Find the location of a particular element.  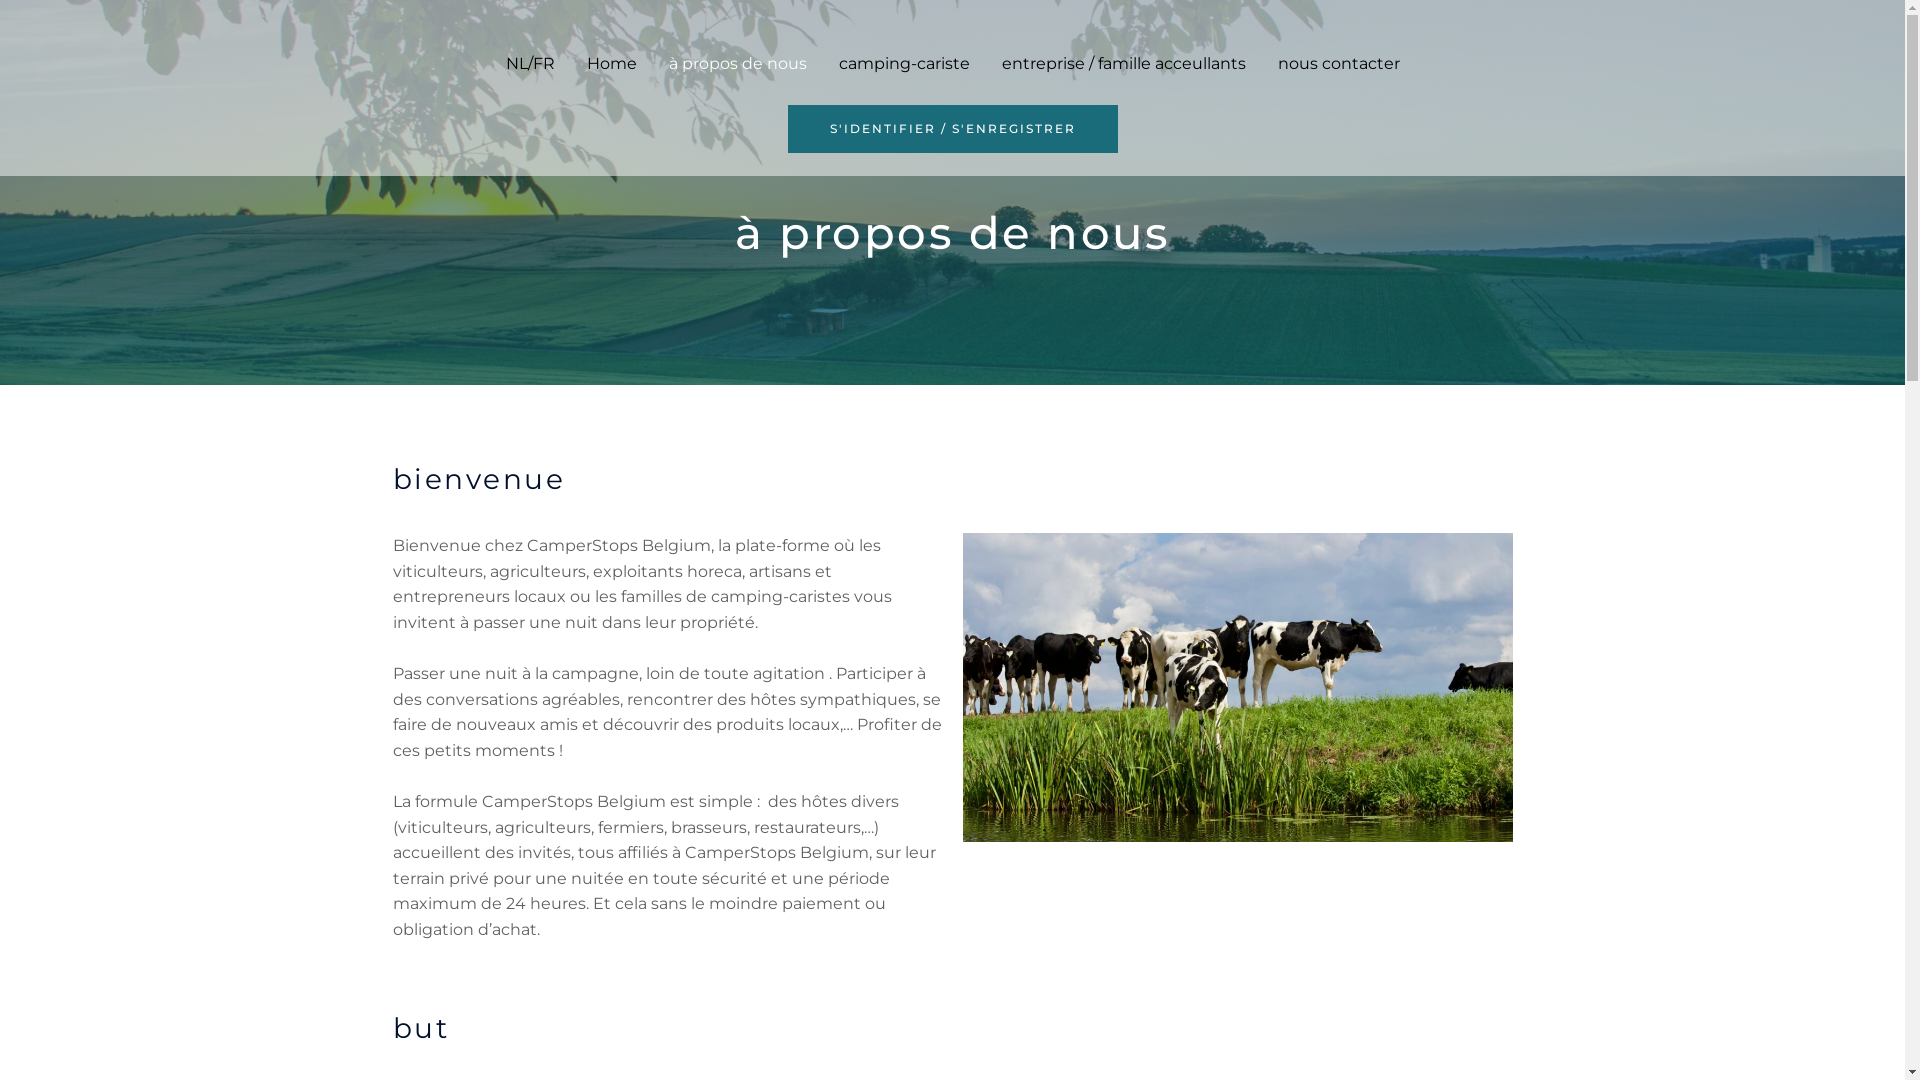

'nous contacter' is located at coordinates (1339, 63).